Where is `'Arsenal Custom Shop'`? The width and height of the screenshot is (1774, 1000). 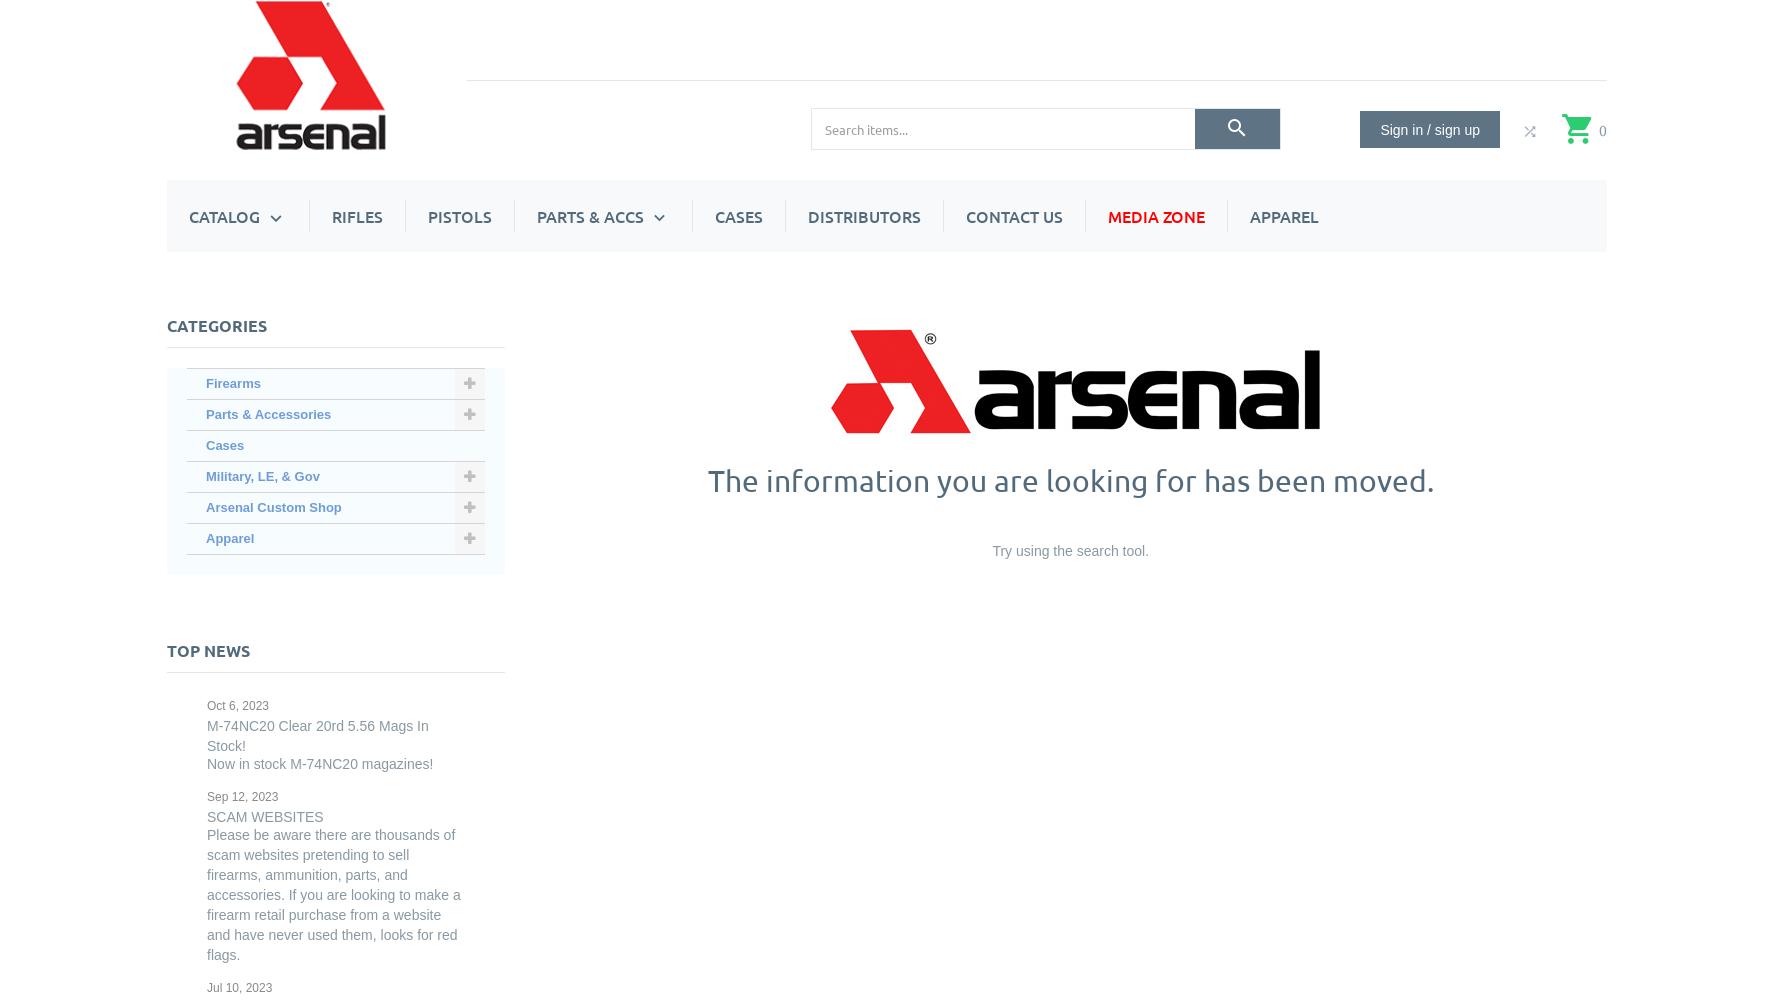
'Arsenal Custom Shop' is located at coordinates (874, 302).